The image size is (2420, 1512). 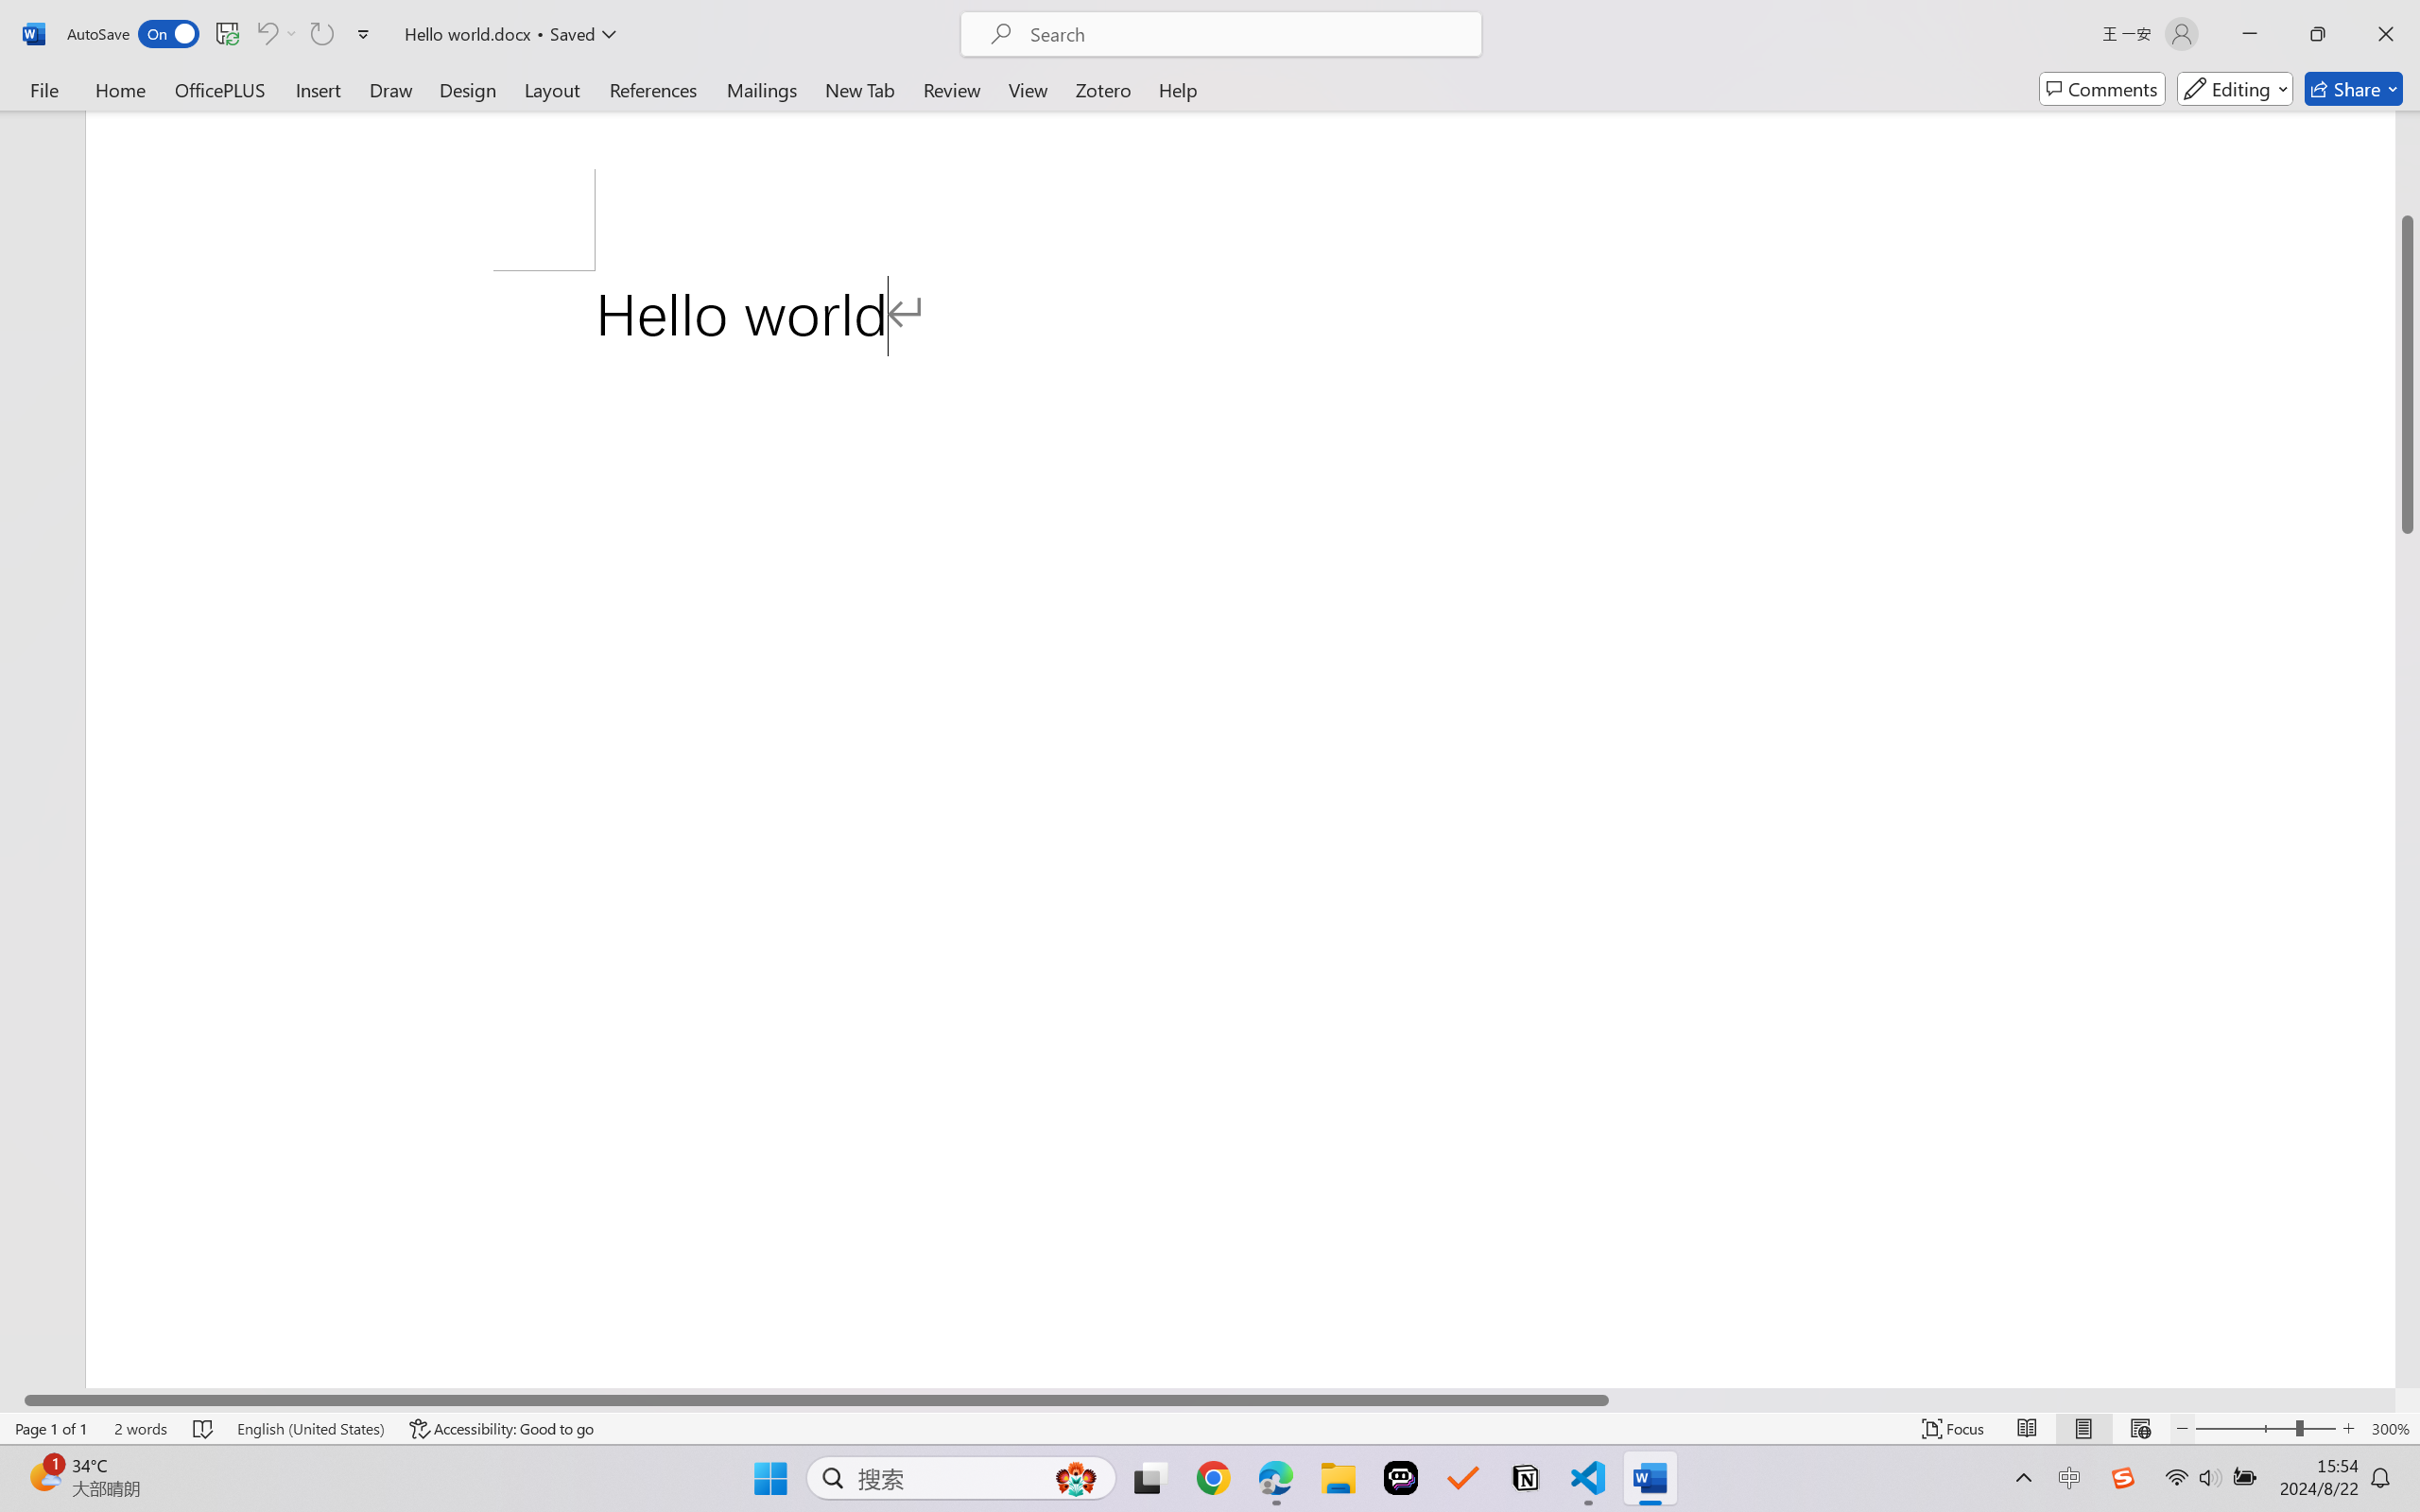 What do you see at coordinates (274, 33) in the screenshot?
I see `'Can'` at bounding box center [274, 33].